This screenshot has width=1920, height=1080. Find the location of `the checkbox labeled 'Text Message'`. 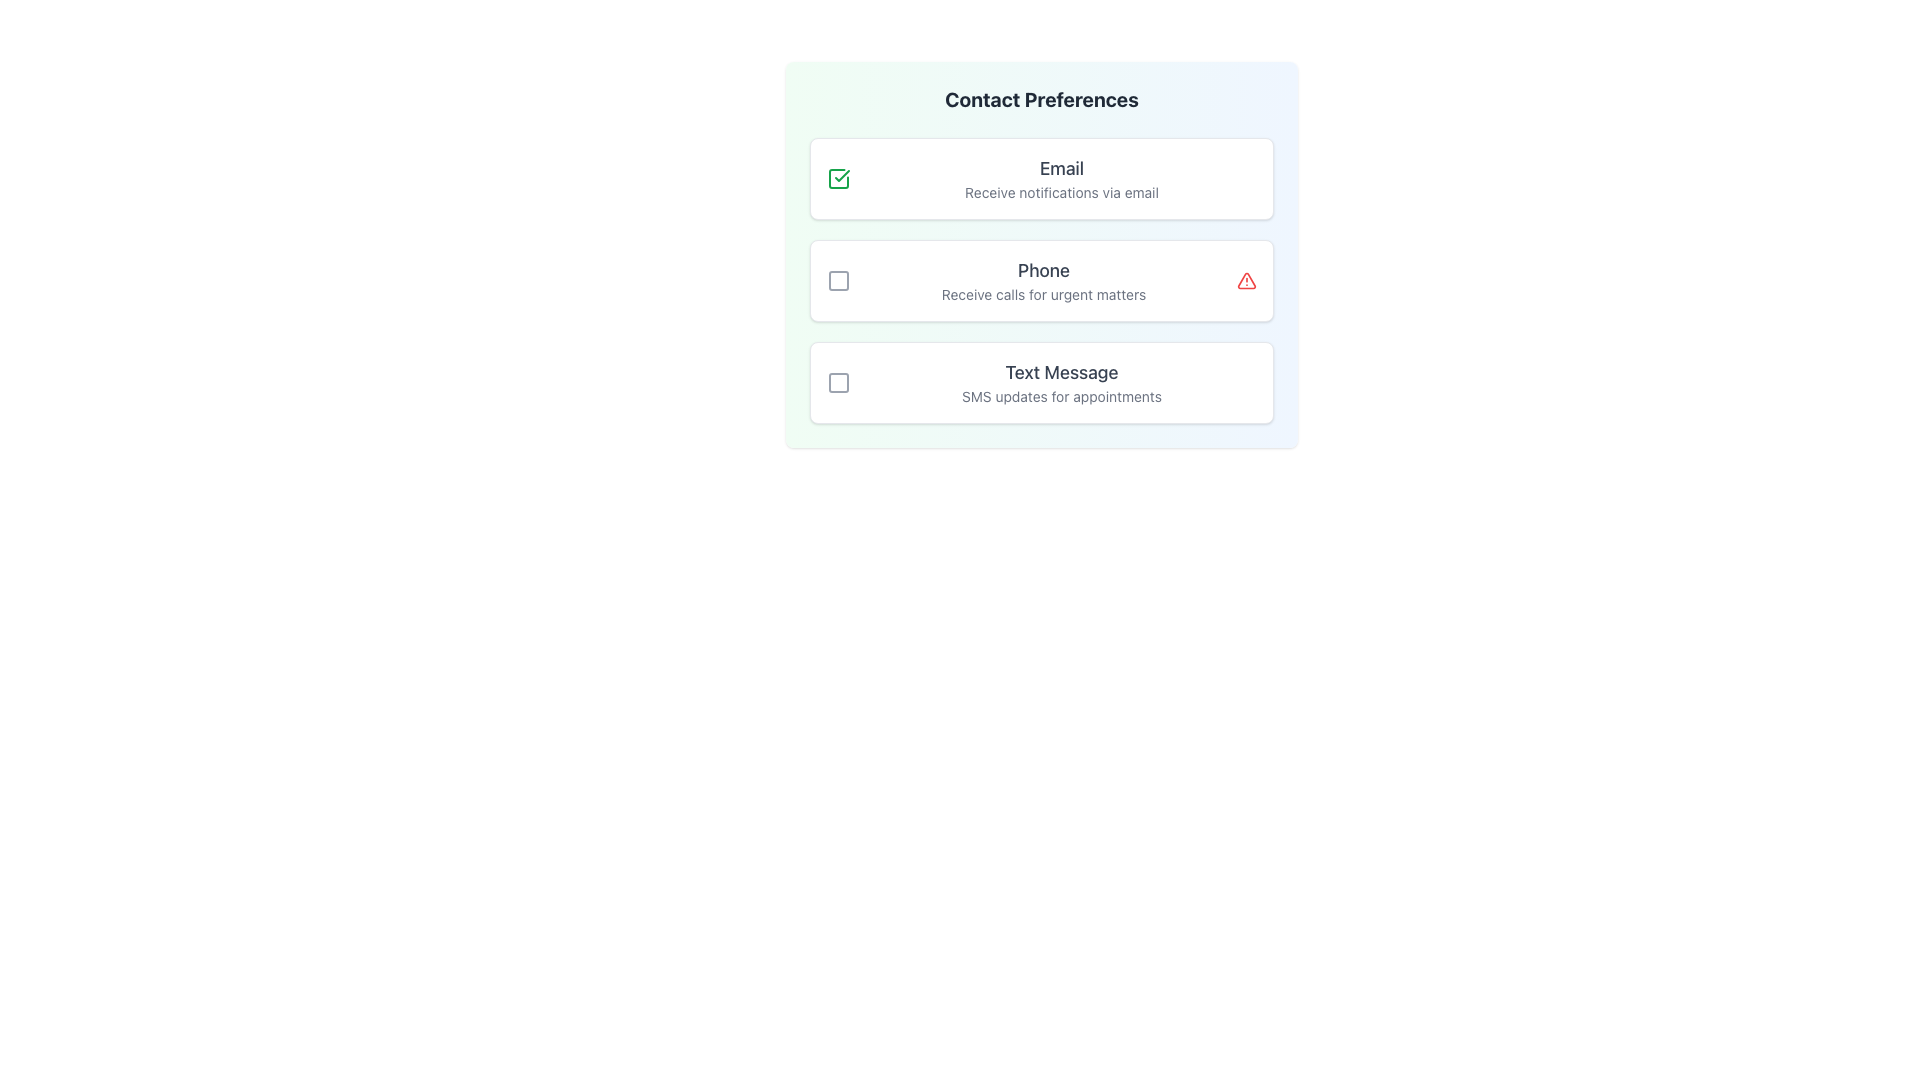

the checkbox labeled 'Text Message' is located at coordinates (1040, 382).